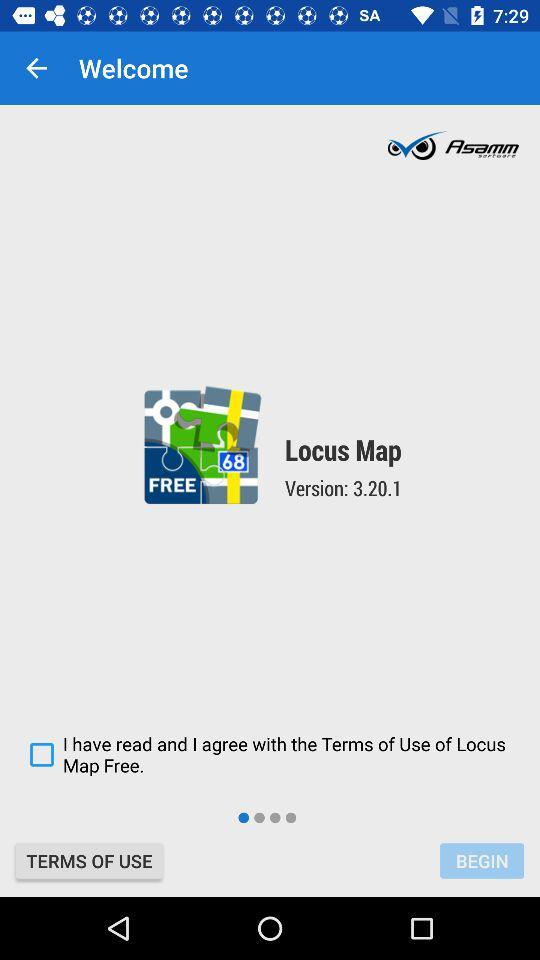  What do you see at coordinates (481, 860) in the screenshot?
I see `item next to terms of use icon` at bounding box center [481, 860].